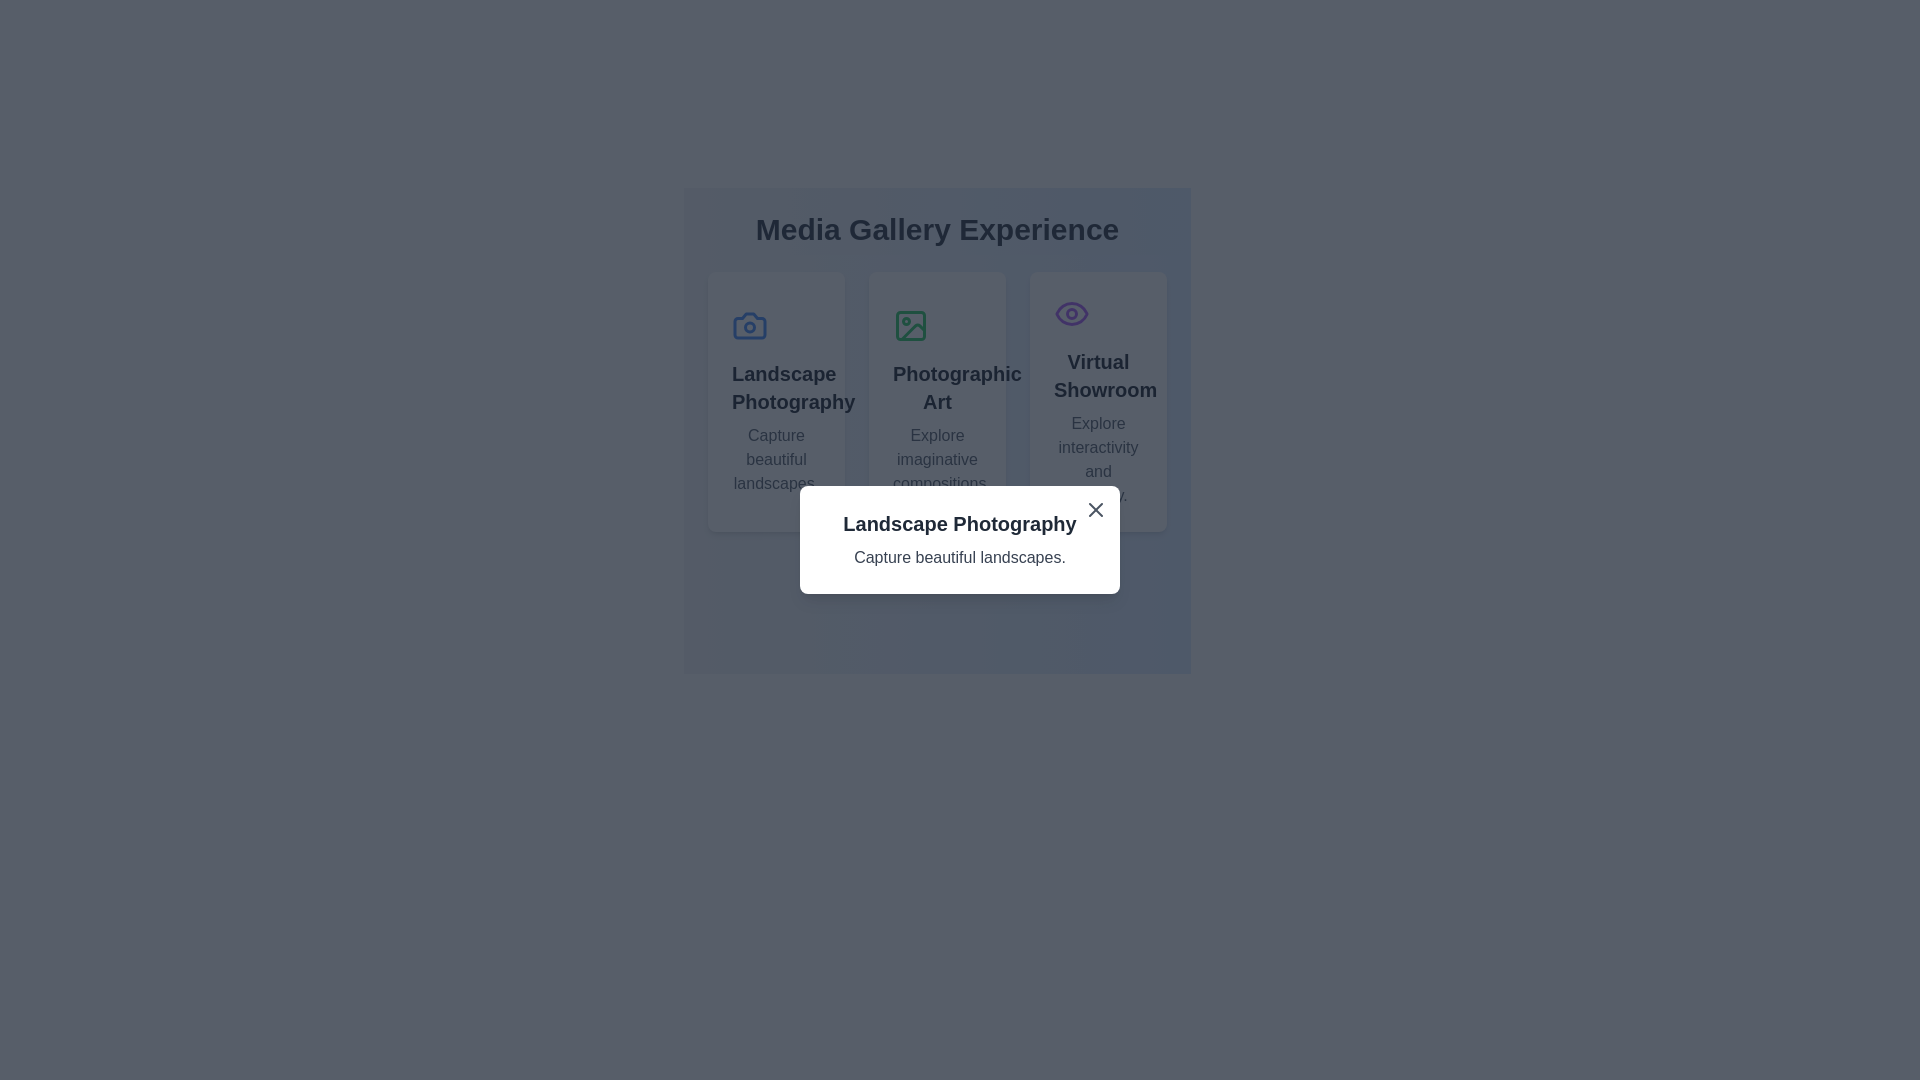 This screenshot has height=1080, width=1920. Describe the element at coordinates (748, 326) in the screenshot. I see `the small circular SVG icon within the camera icon located at the top of the leftmost card labeled 'Landscape Photography'` at that location.